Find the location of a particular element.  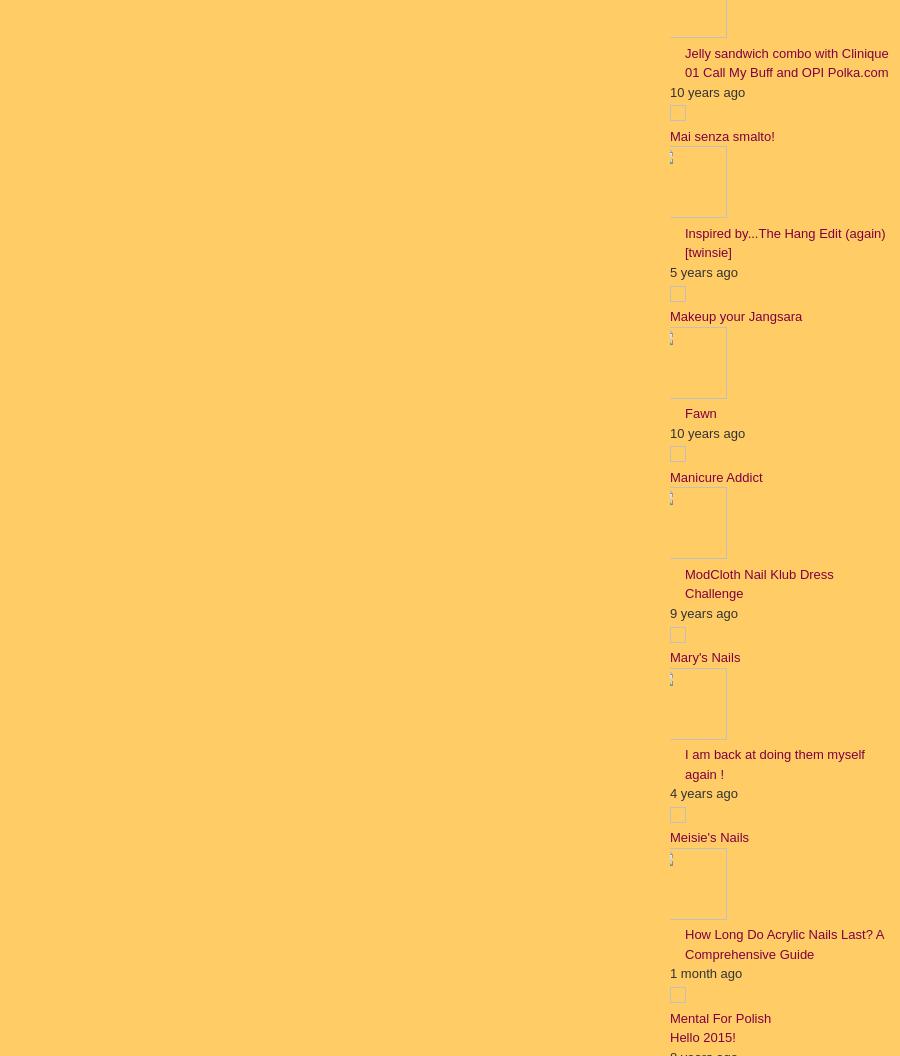

'Jelly sandwich combo with Clinique 01 Call My Buff and OPI Polka.com' is located at coordinates (785, 62).